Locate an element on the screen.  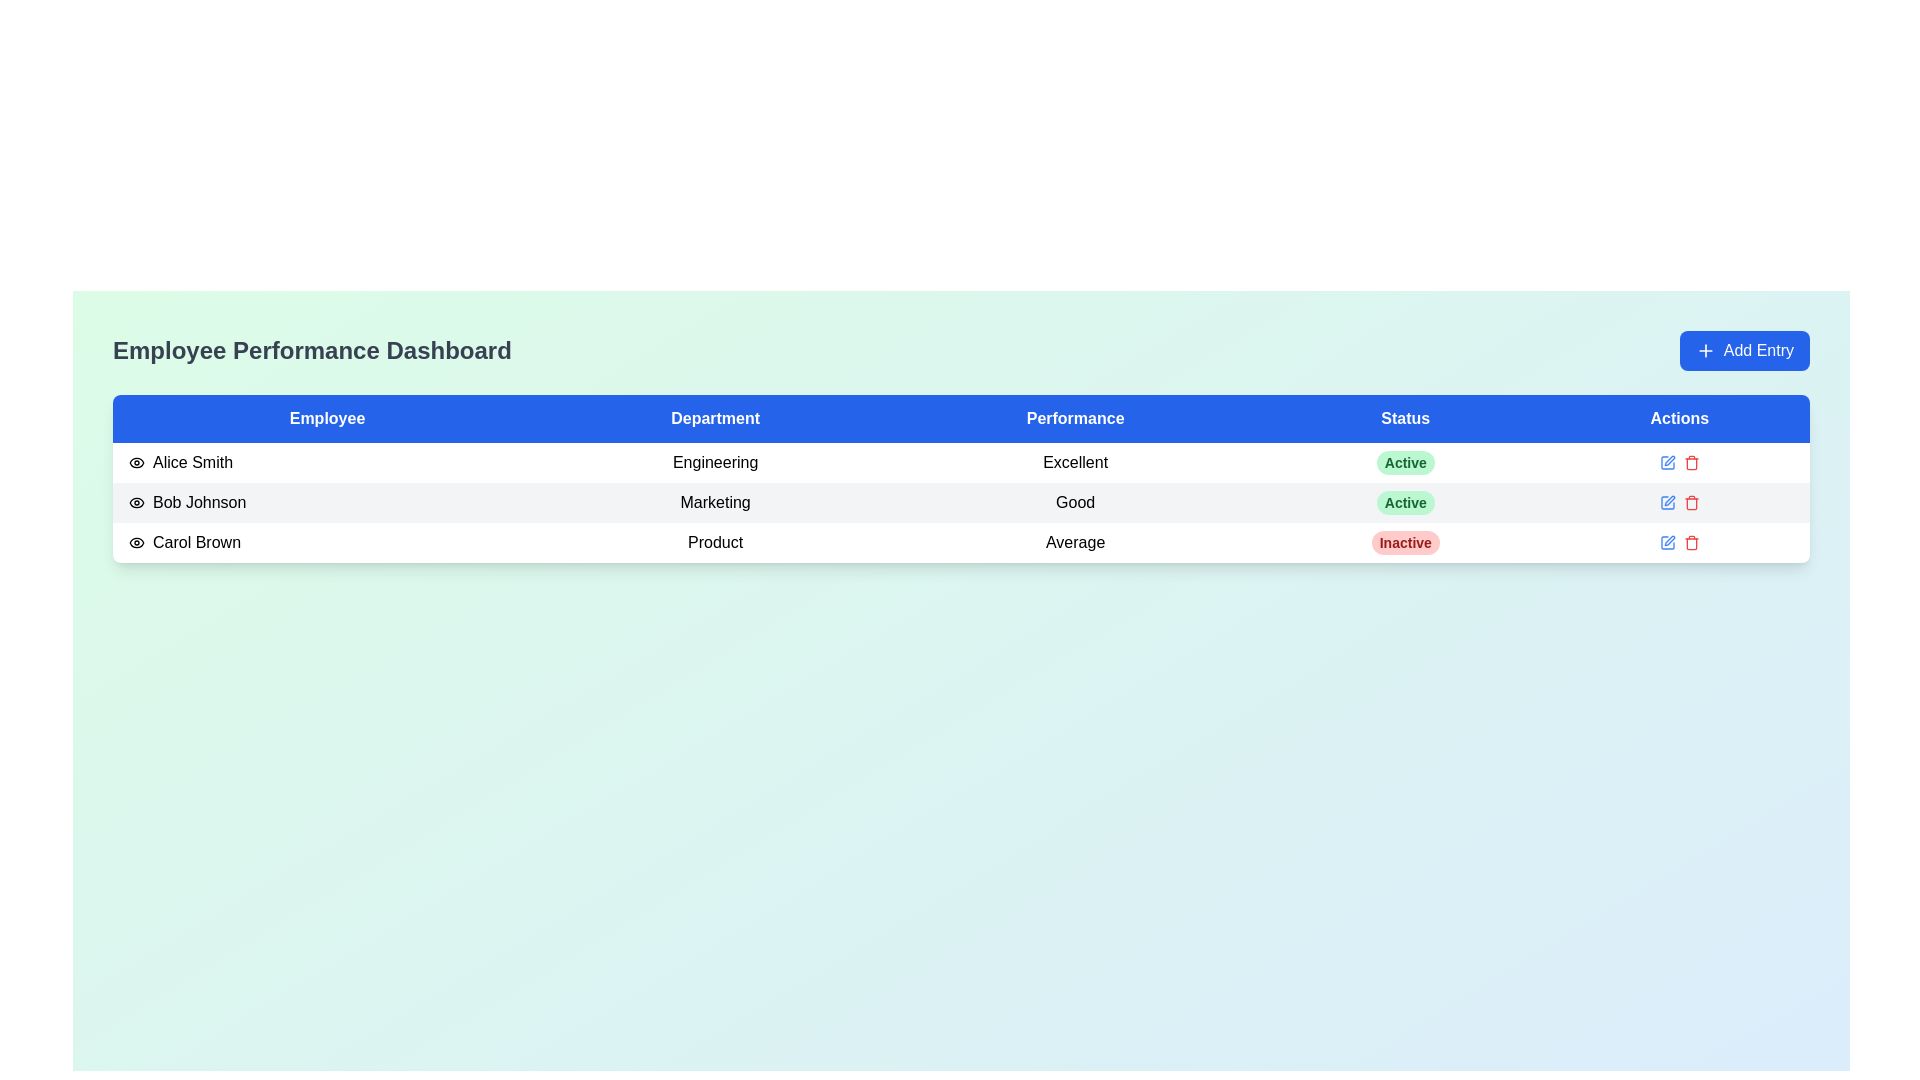
the details of the edit action icon associated with the second row for 'Bob Johnson' in the 'Actions' column of the table is located at coordinates (1667, 501).